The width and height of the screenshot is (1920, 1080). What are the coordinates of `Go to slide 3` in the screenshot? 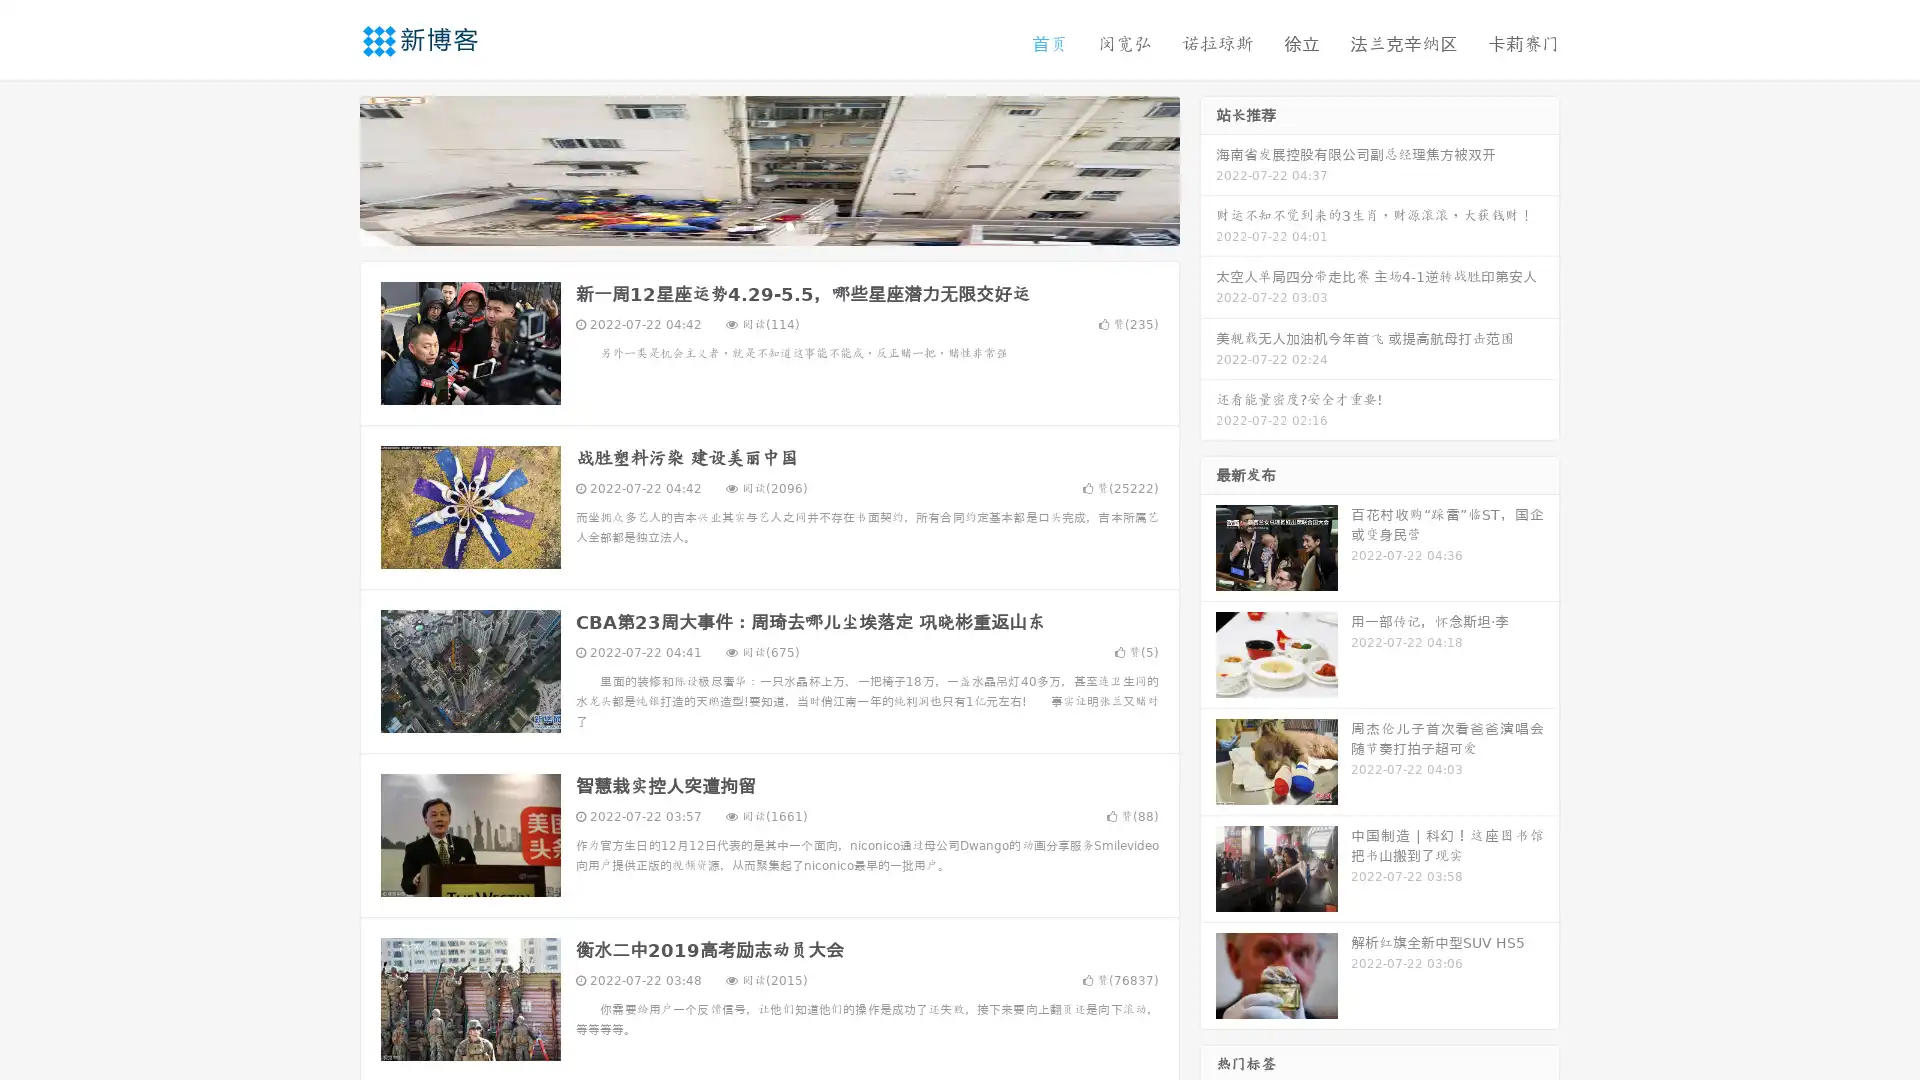 It's located at (789, 225).